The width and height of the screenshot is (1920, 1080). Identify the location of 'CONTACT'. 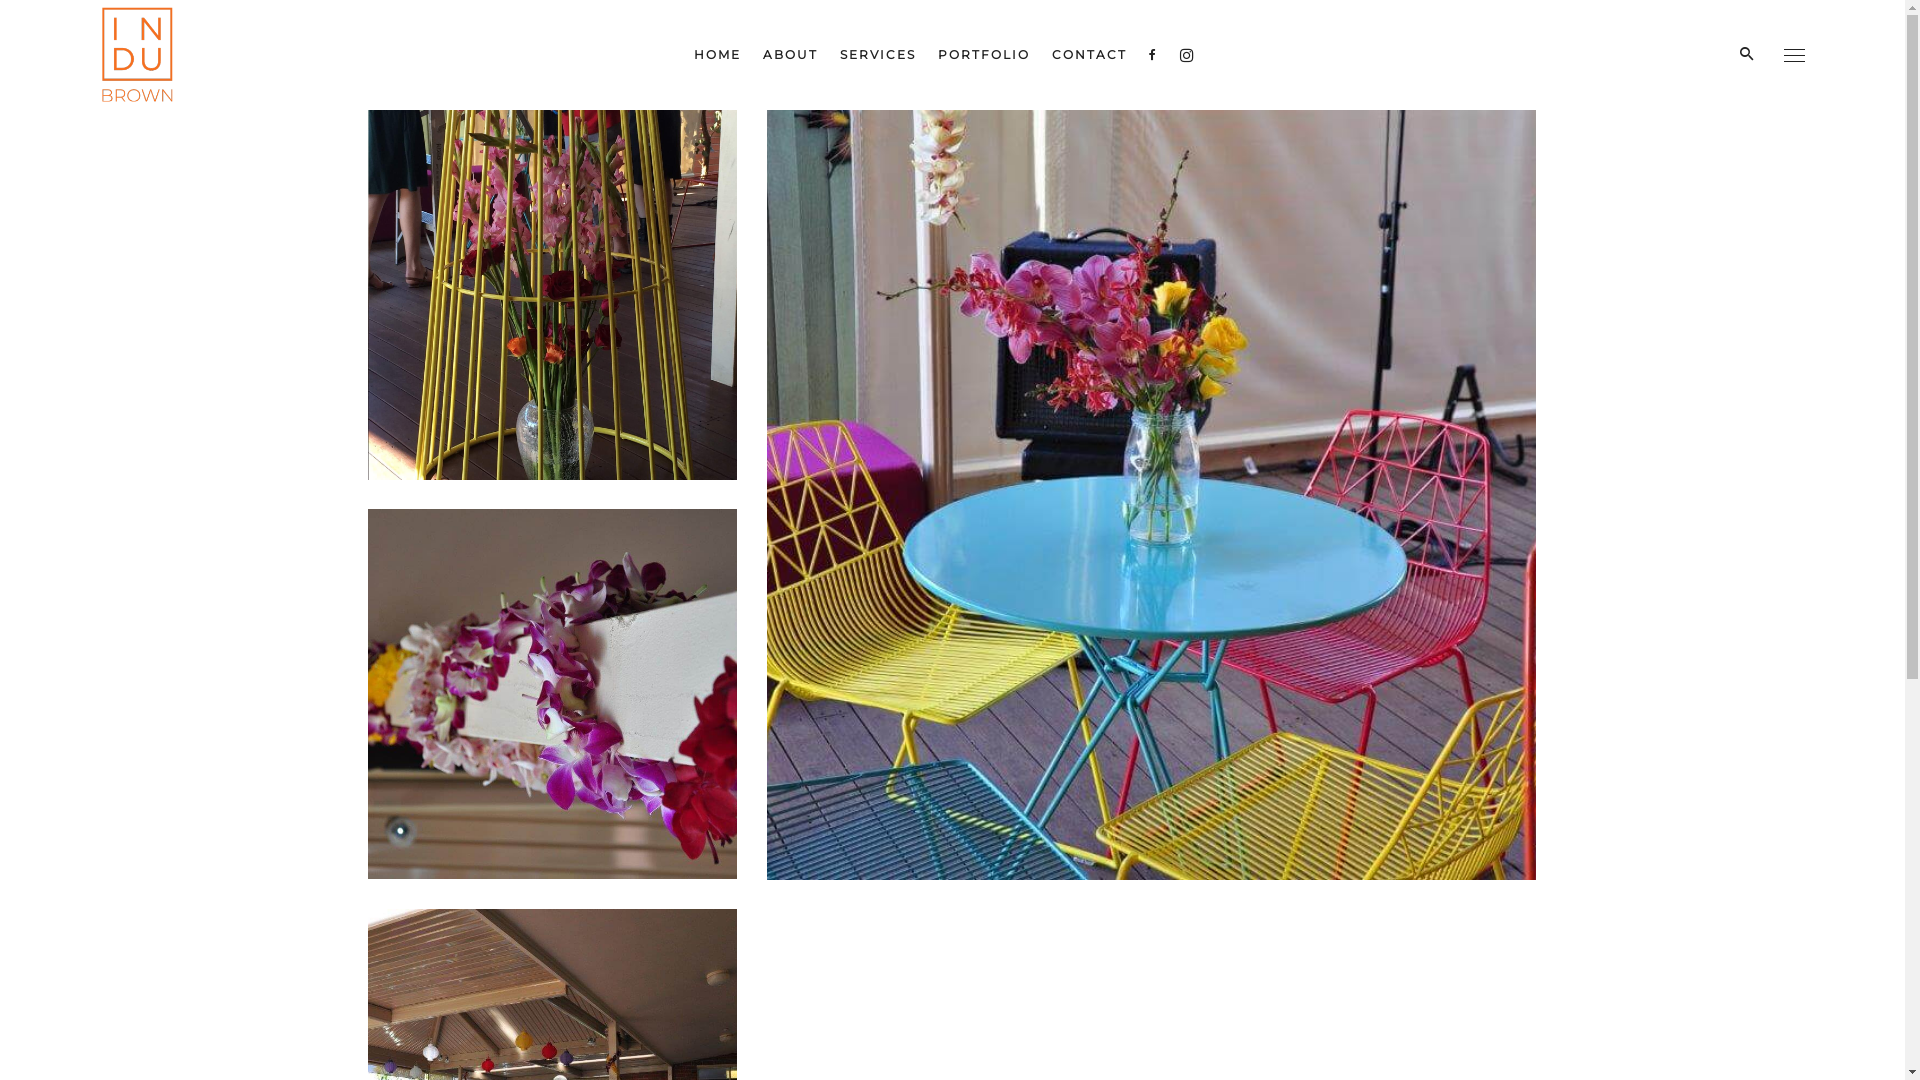
(1088, 53).